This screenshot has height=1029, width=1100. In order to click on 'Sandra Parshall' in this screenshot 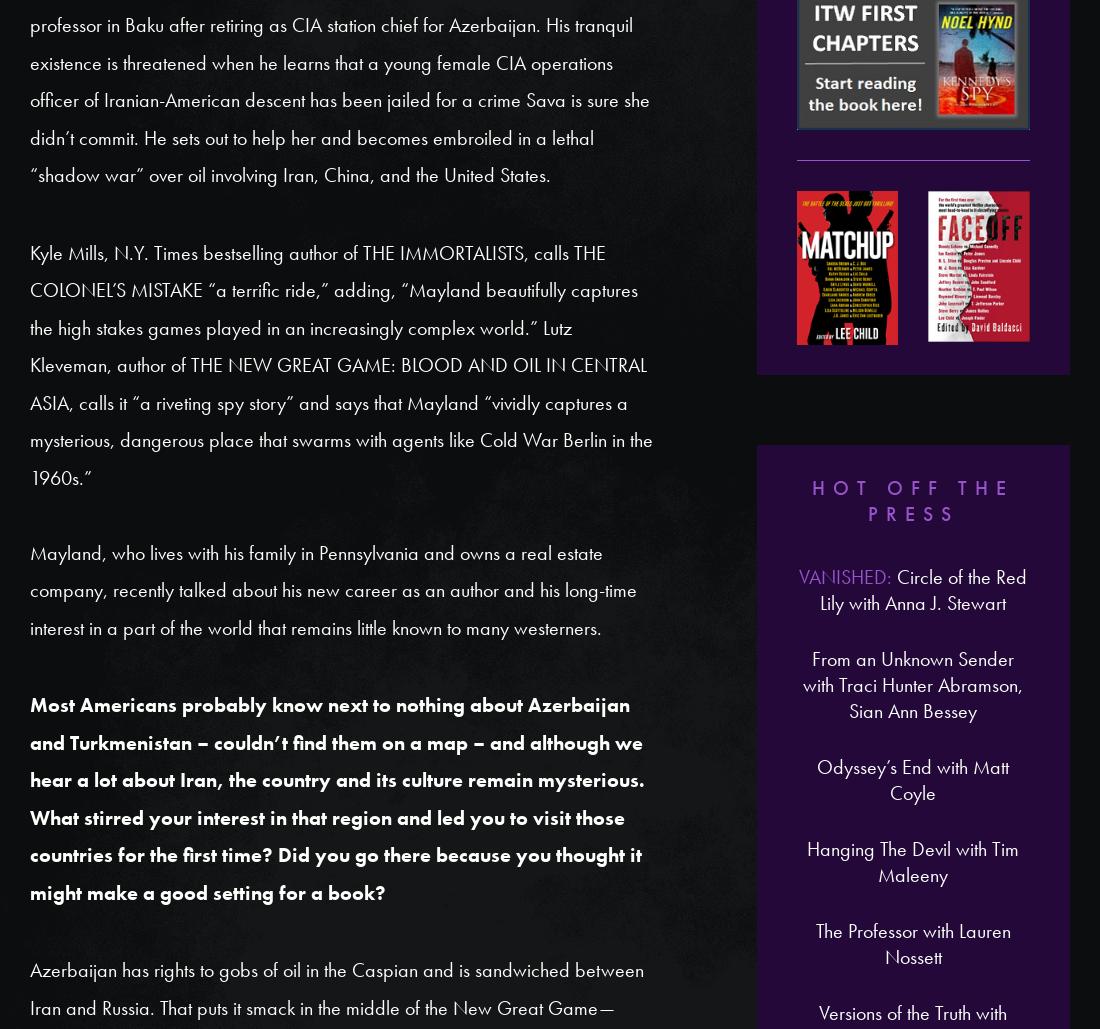, I will do `click(198, 740)`.